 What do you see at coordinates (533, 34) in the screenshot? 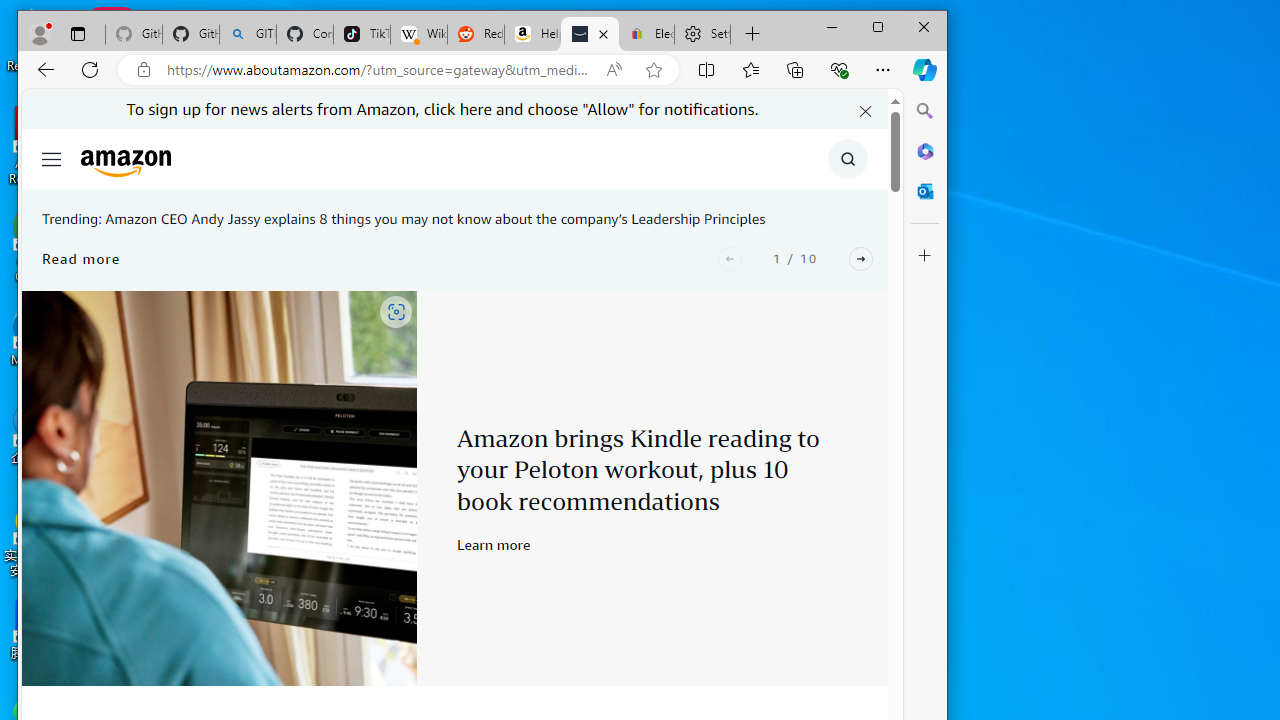
I see `'Help & Contact Us - Amazon Customer Service'` at bounding box center [533, 34].